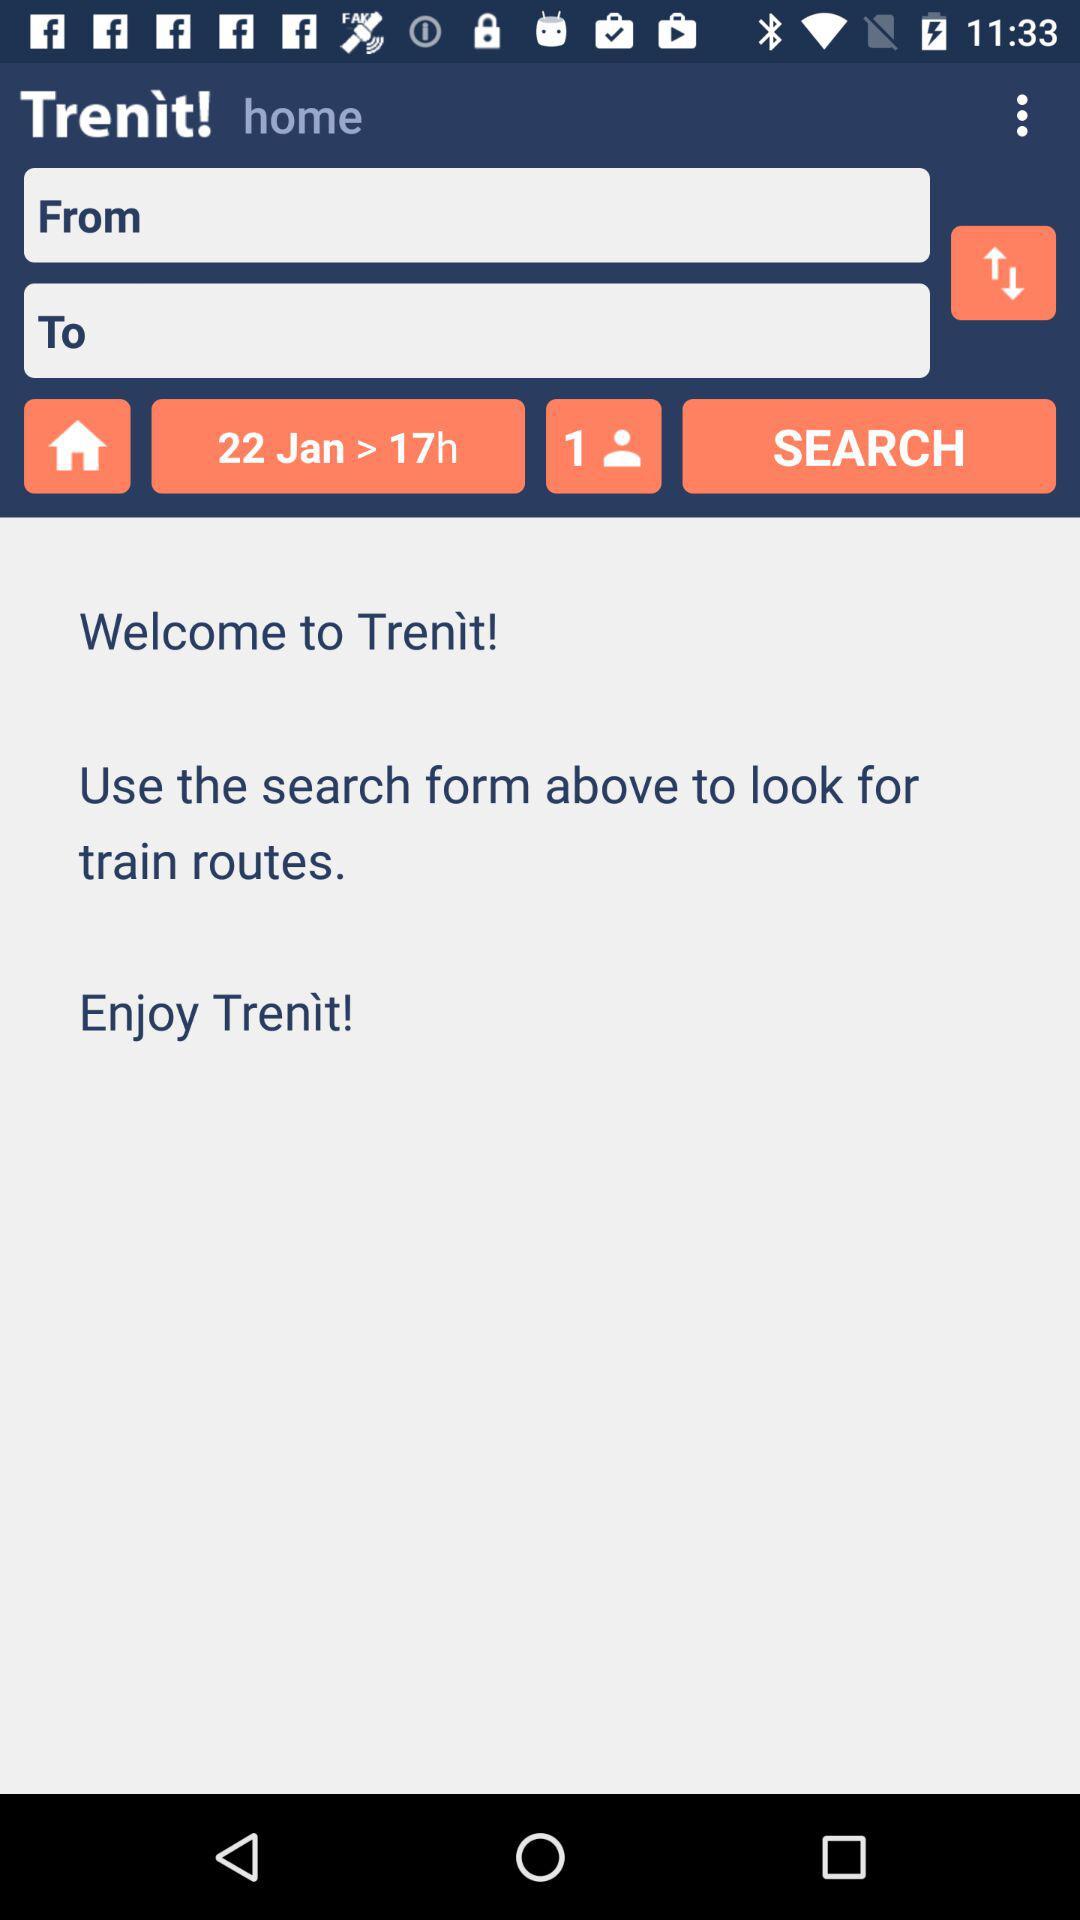 Image resolution: width=1080 pixels, height=1920 pixels. What do you see at coordinates (116, 114) in the screenshot?
I see `item next to the home icon` at bounding box center [116, 114].